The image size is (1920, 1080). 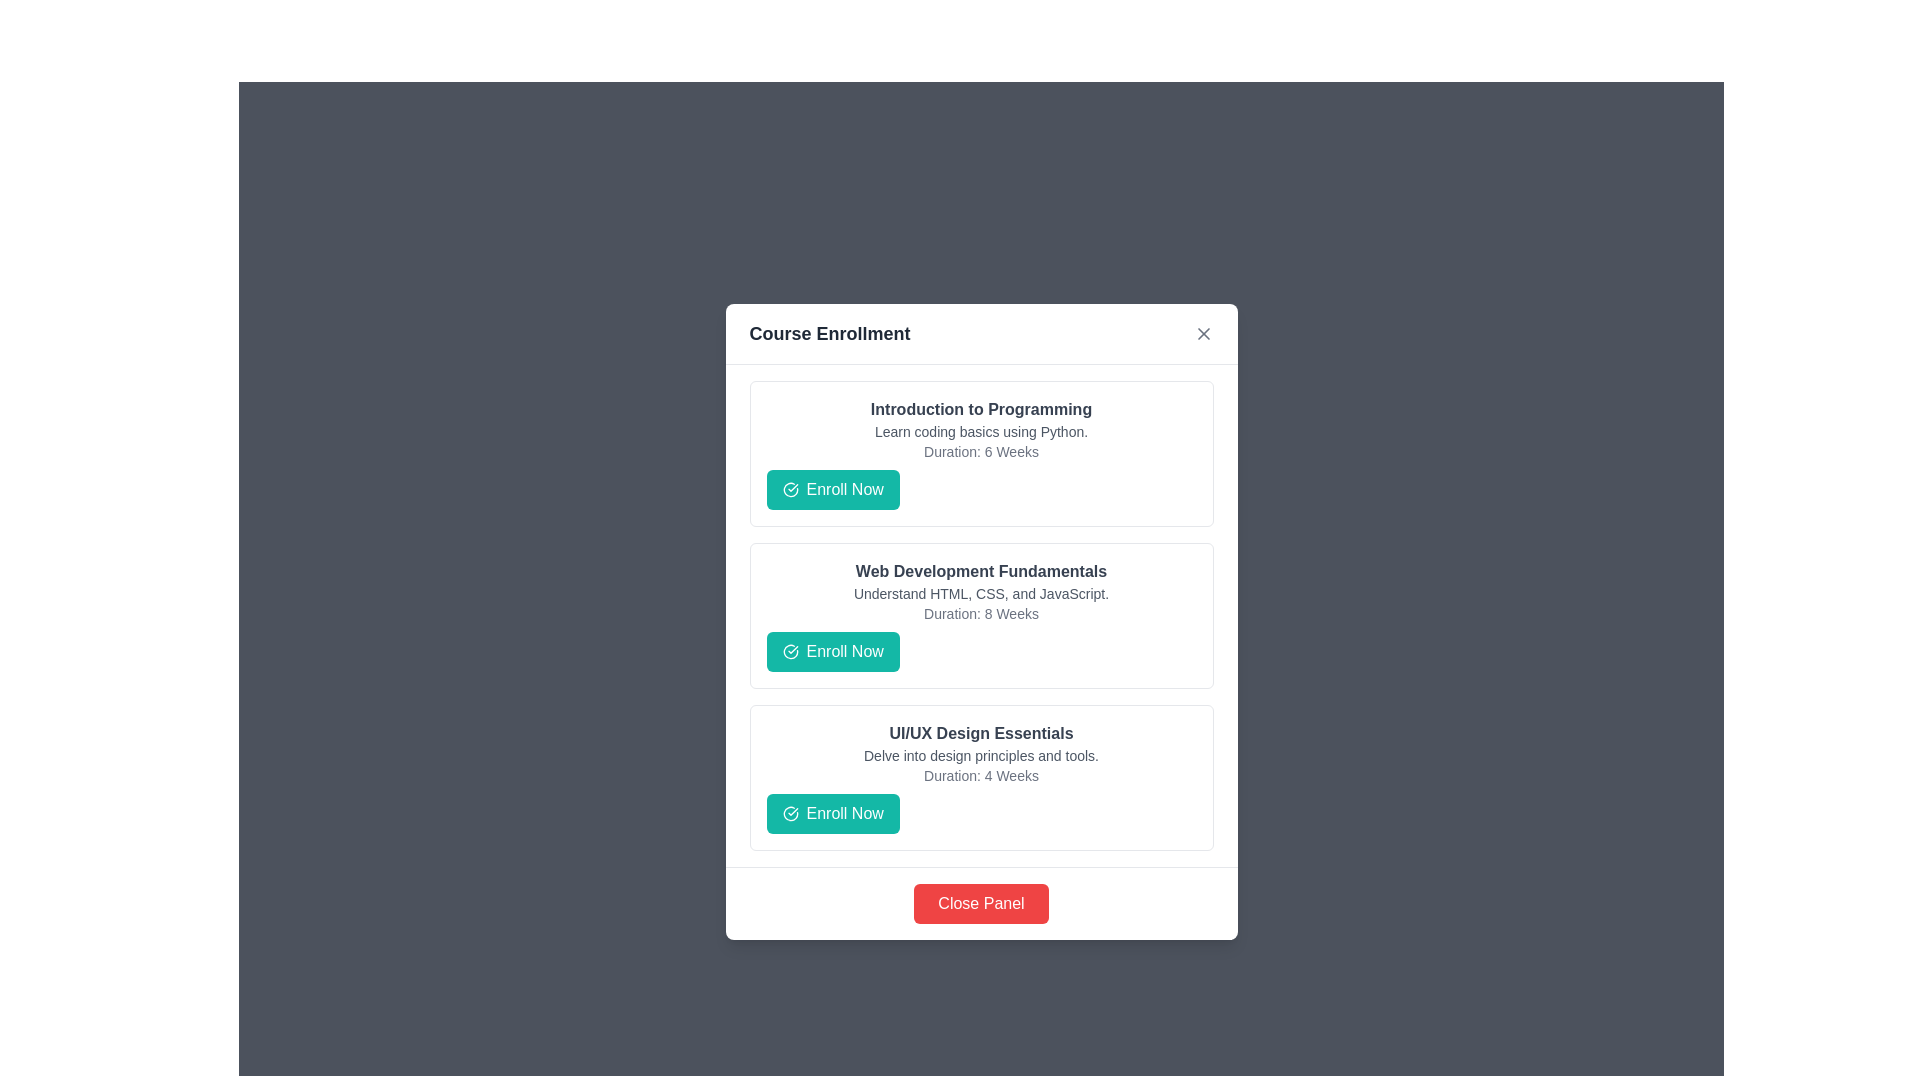 What do you see at coordinates (1202, 333) in the screenshot?
I see `the 'X' shaped icon with thin lines located in the top-right corner of the 'Course Enrollment' dialog box` at bounding box center [1202, 333].